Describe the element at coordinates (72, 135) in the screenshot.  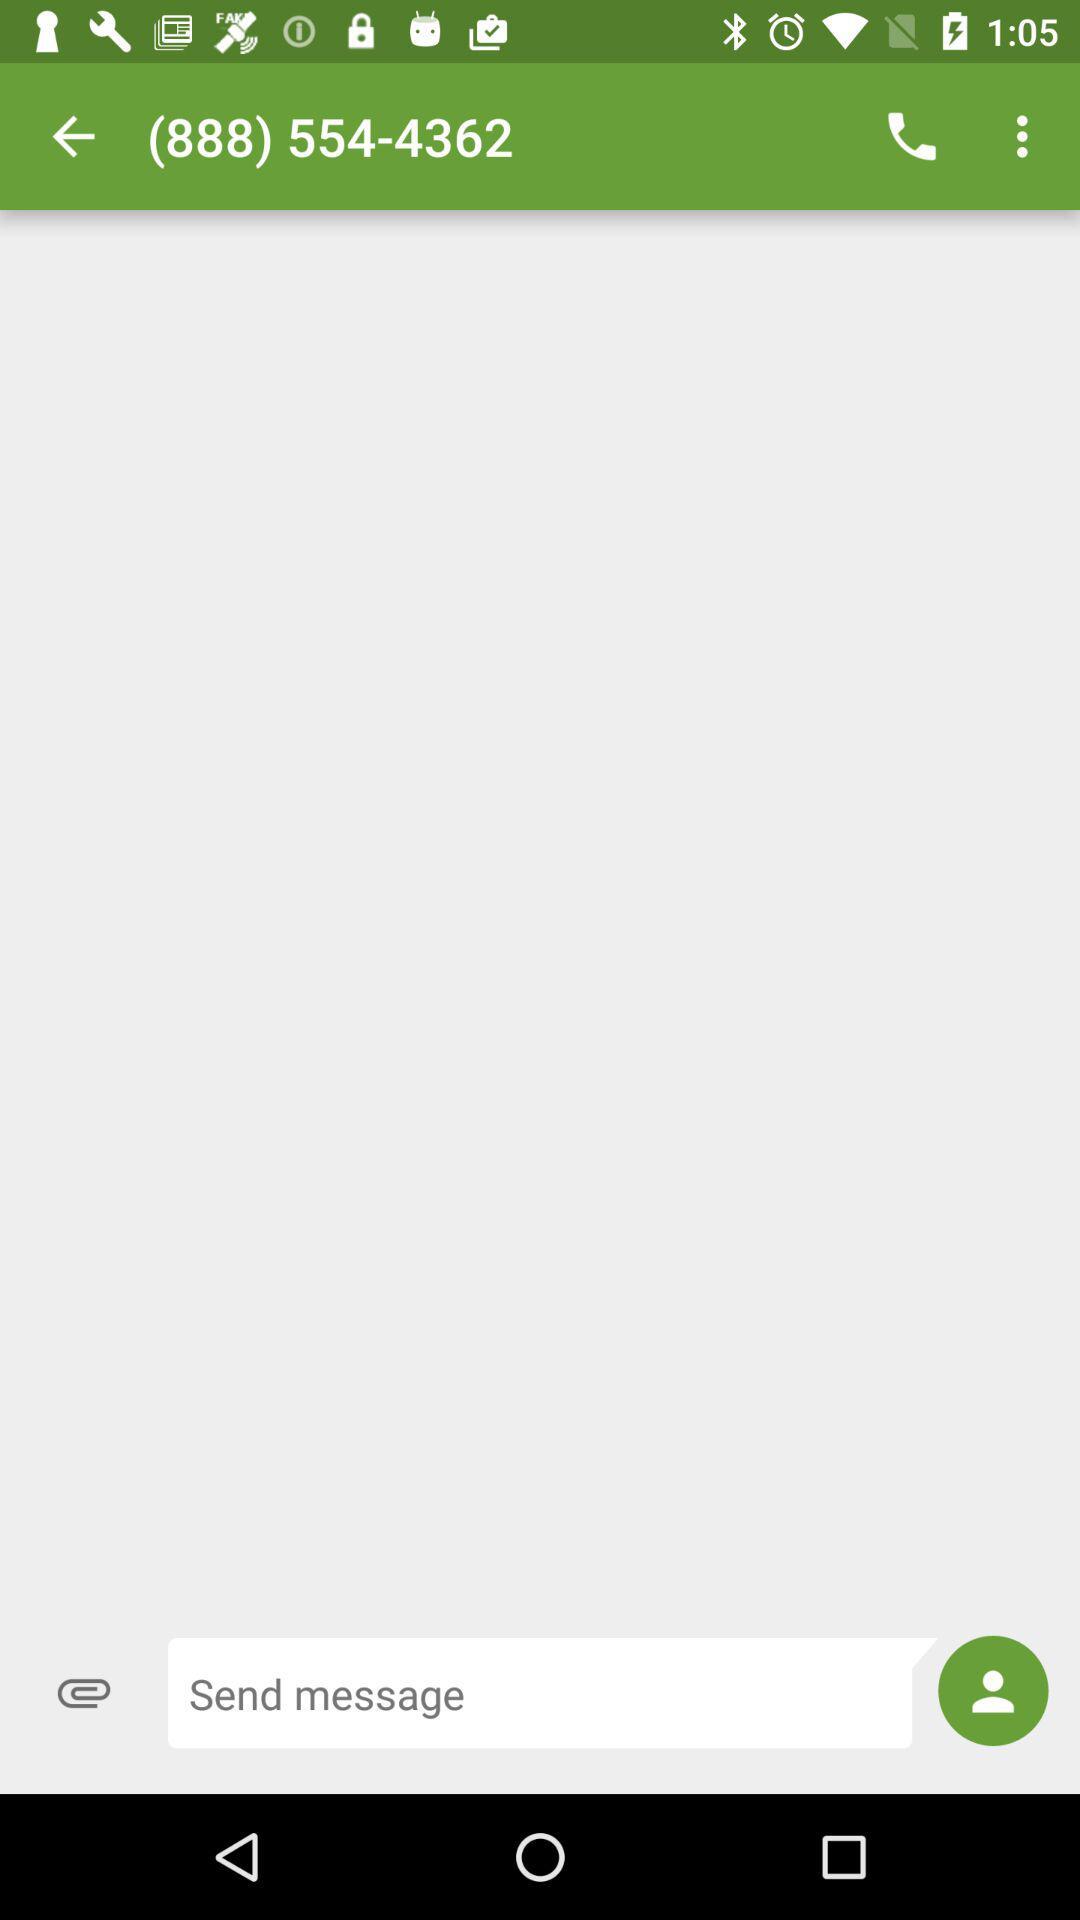
I see `icon next to the (888) 554-4362 item` at that location.